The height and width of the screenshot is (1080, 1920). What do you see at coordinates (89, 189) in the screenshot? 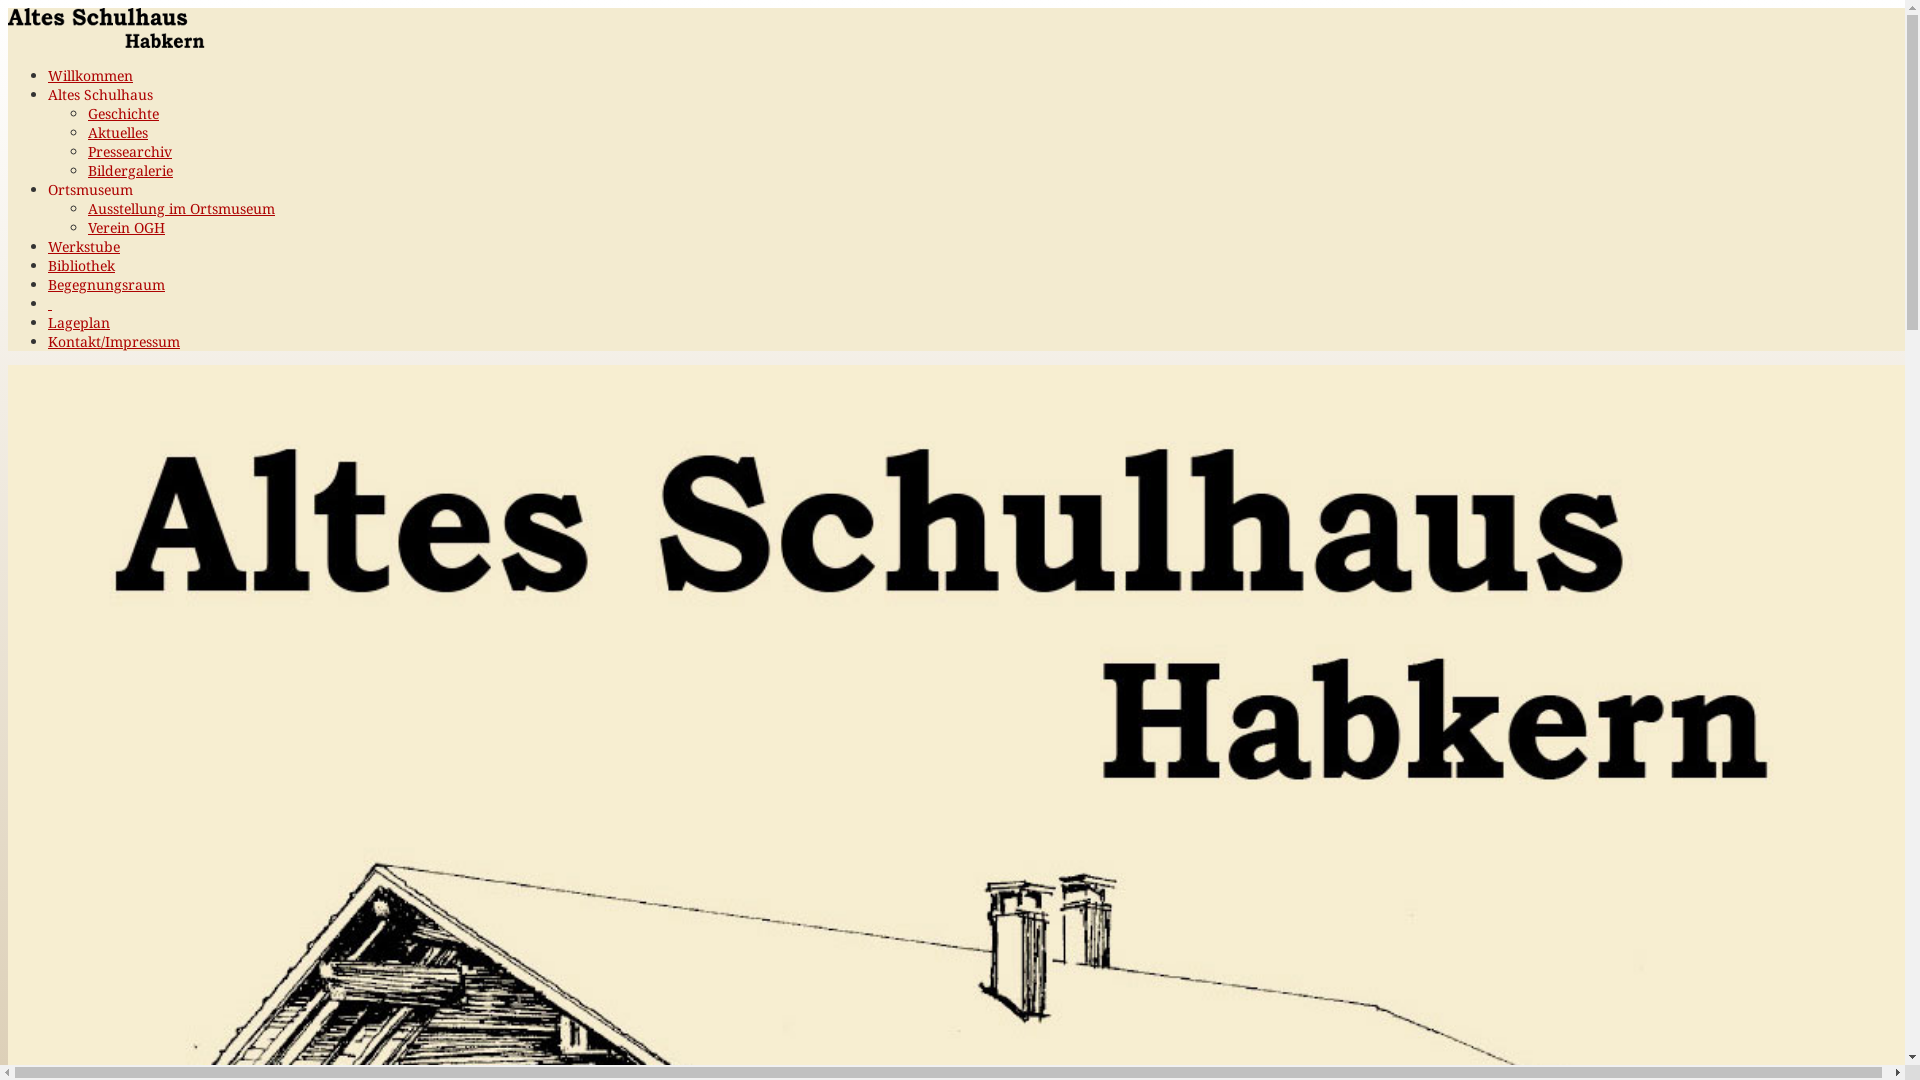
I see `'Ortsmuseum'` at bounding box center [89, 189].